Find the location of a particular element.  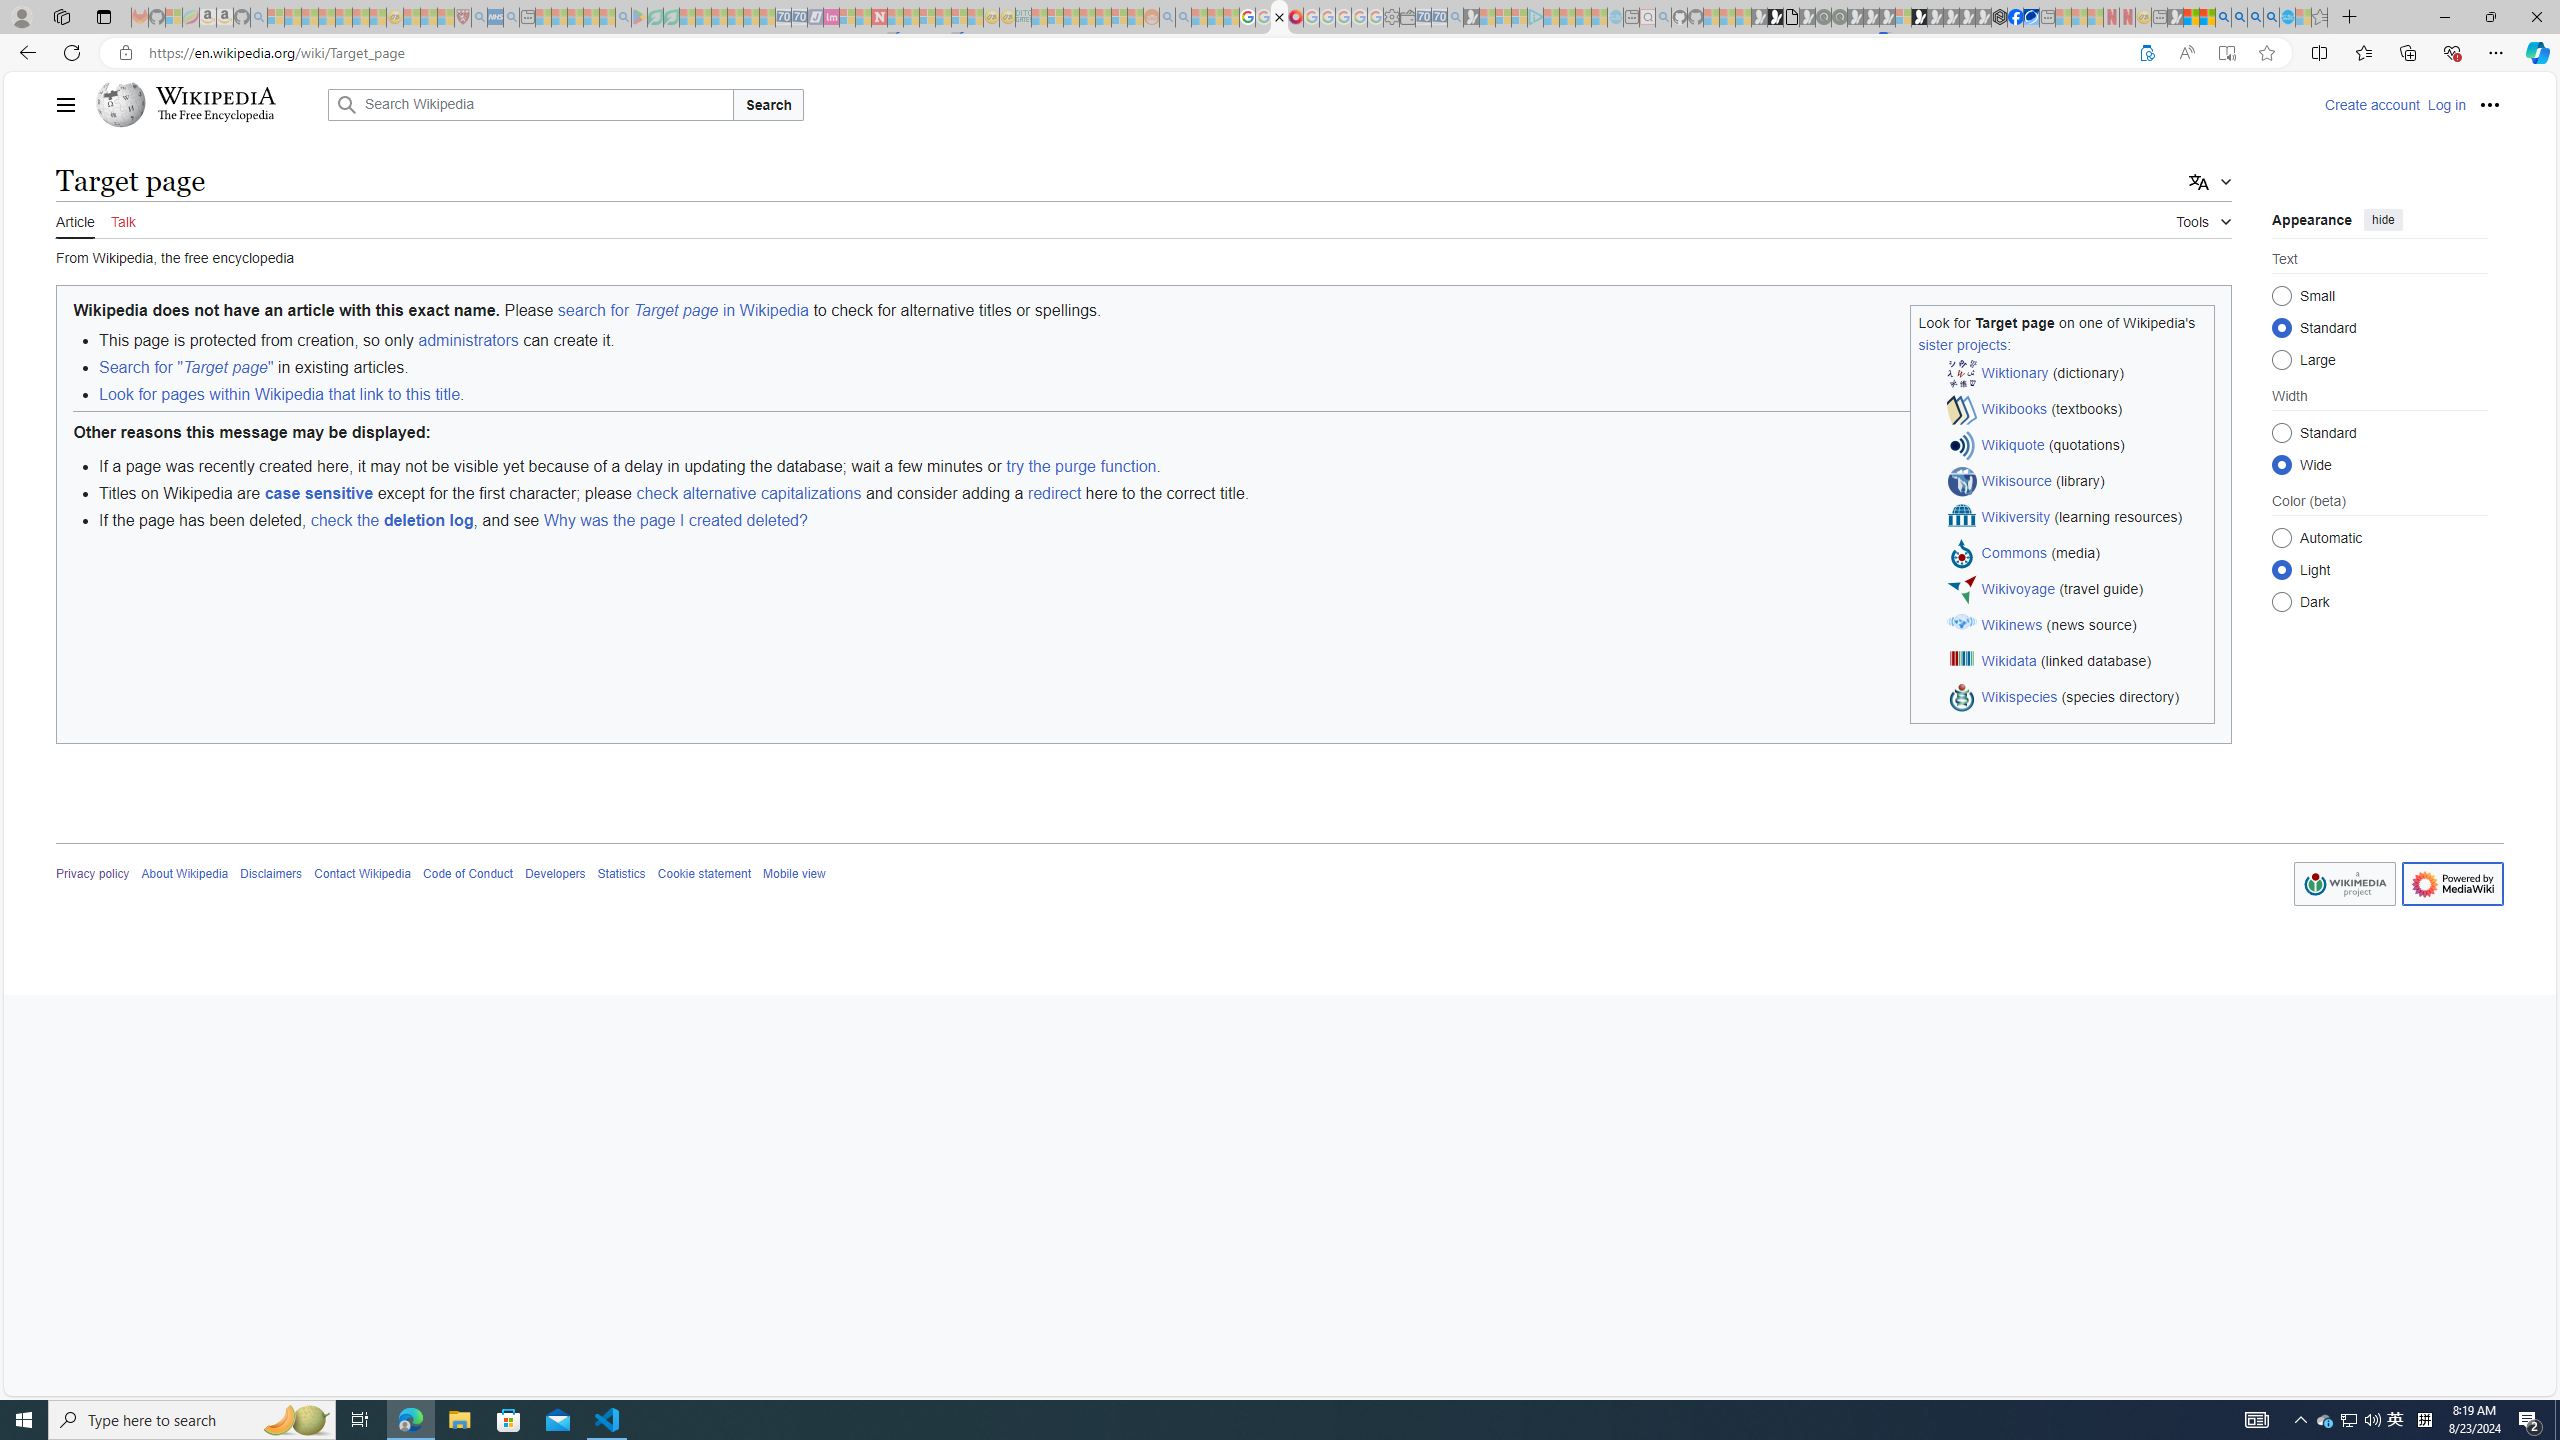

'Contact Wikipedia' is located at coordinates (362, 873).